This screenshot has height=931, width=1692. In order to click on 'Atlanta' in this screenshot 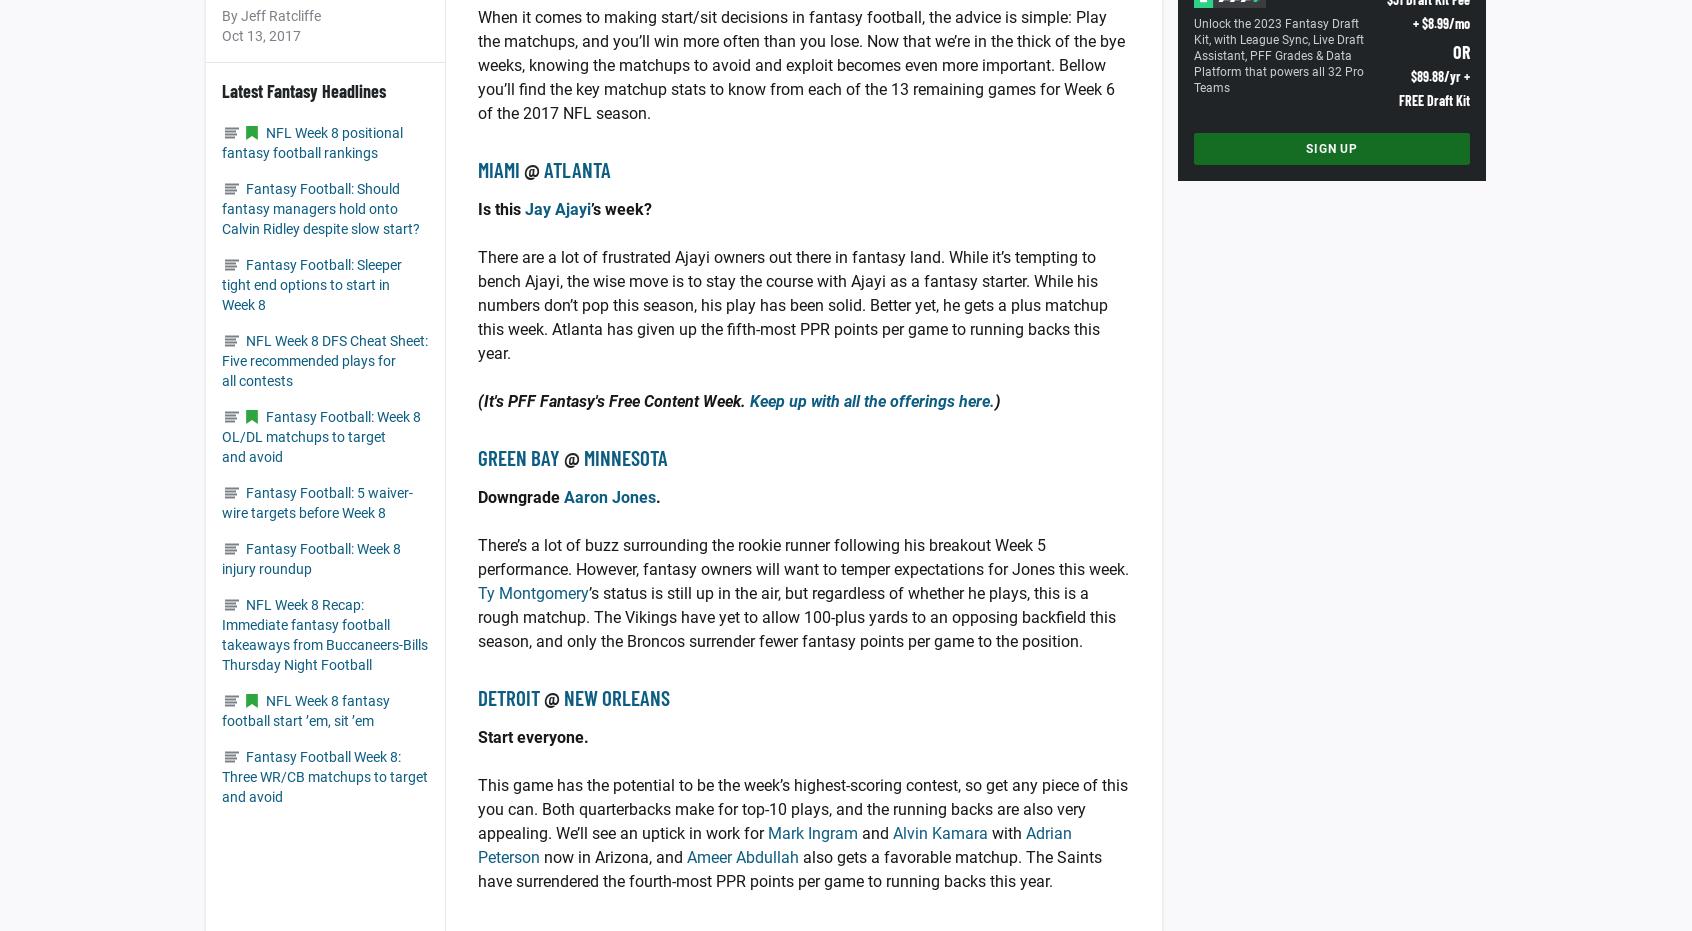, I will do `click(576, 168)`.